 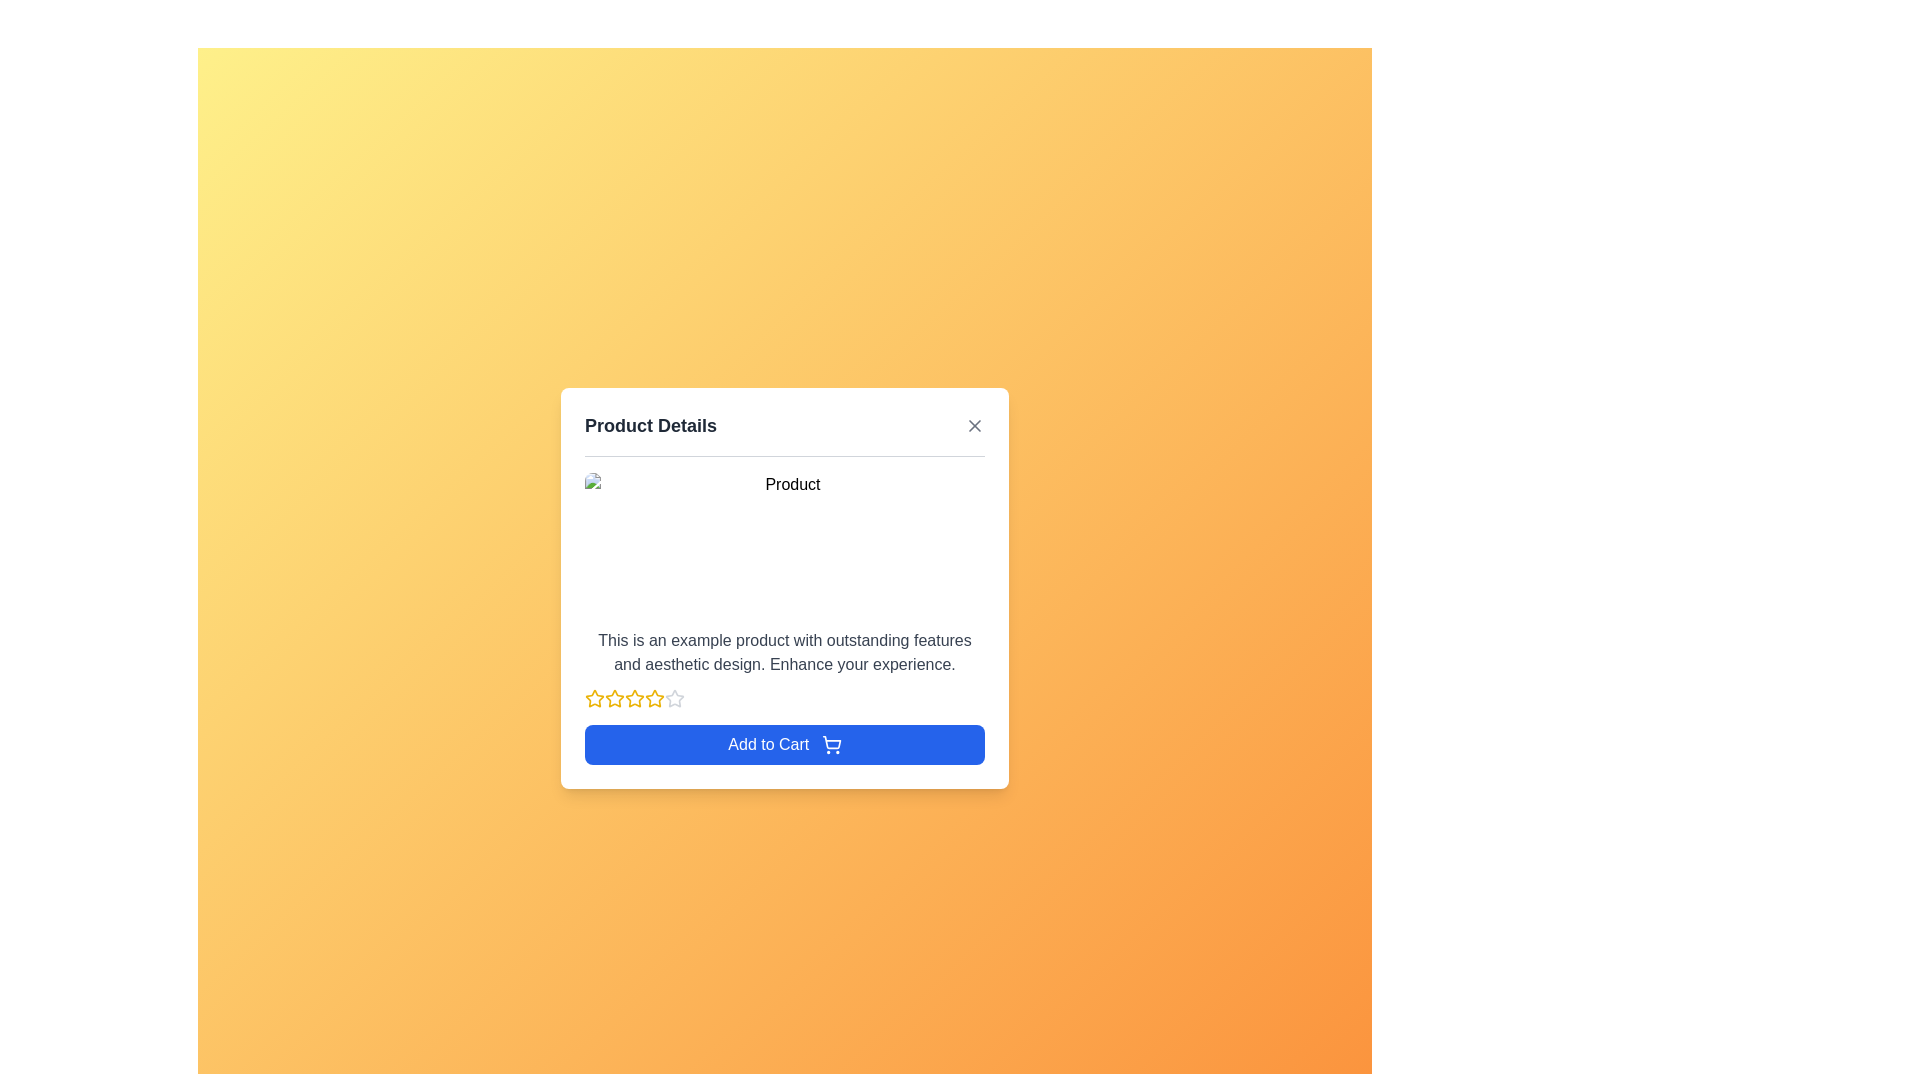 What do you see at coordinates (974, 423) in the screenshot?
I see `the close button located in the top-right corner of the 'Product Details' header to change its color` at bounding box center [974, 423].